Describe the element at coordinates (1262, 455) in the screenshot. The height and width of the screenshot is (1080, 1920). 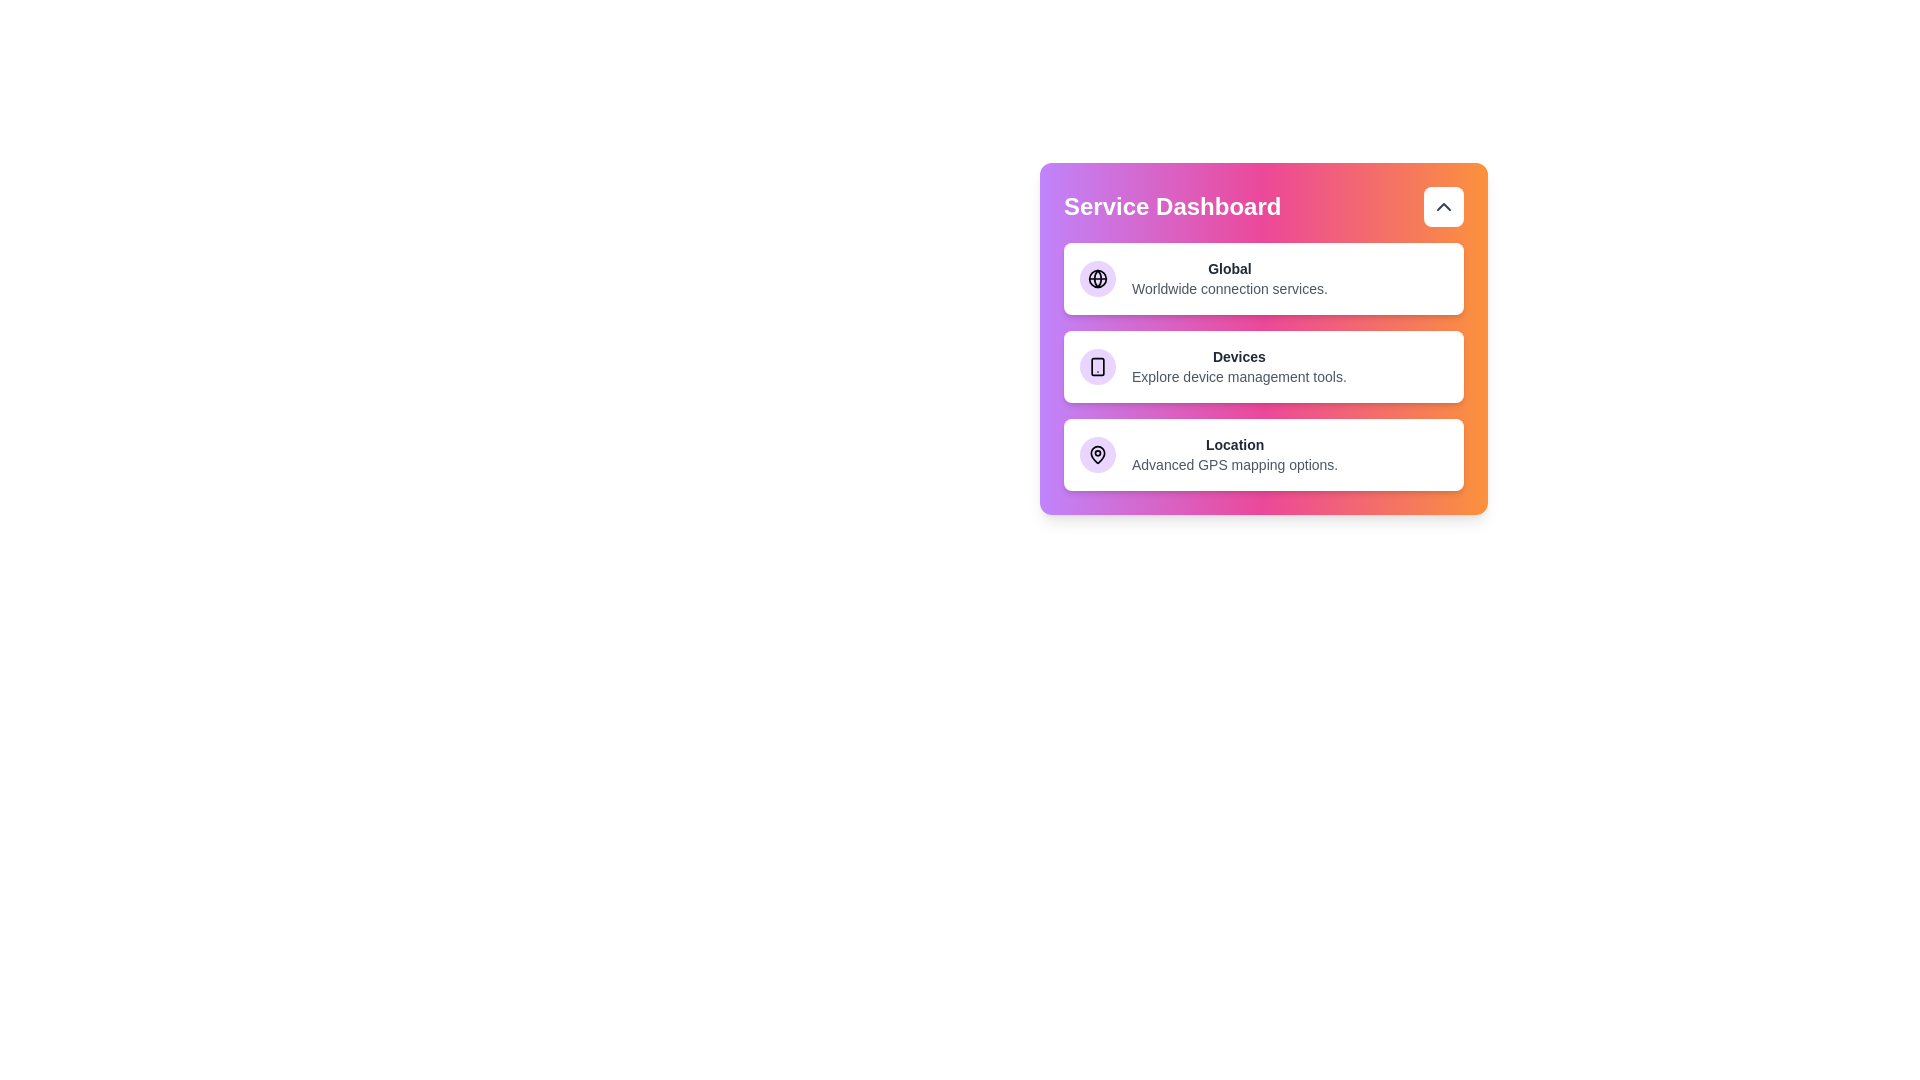
I see `the Location service card to select it` at that location.